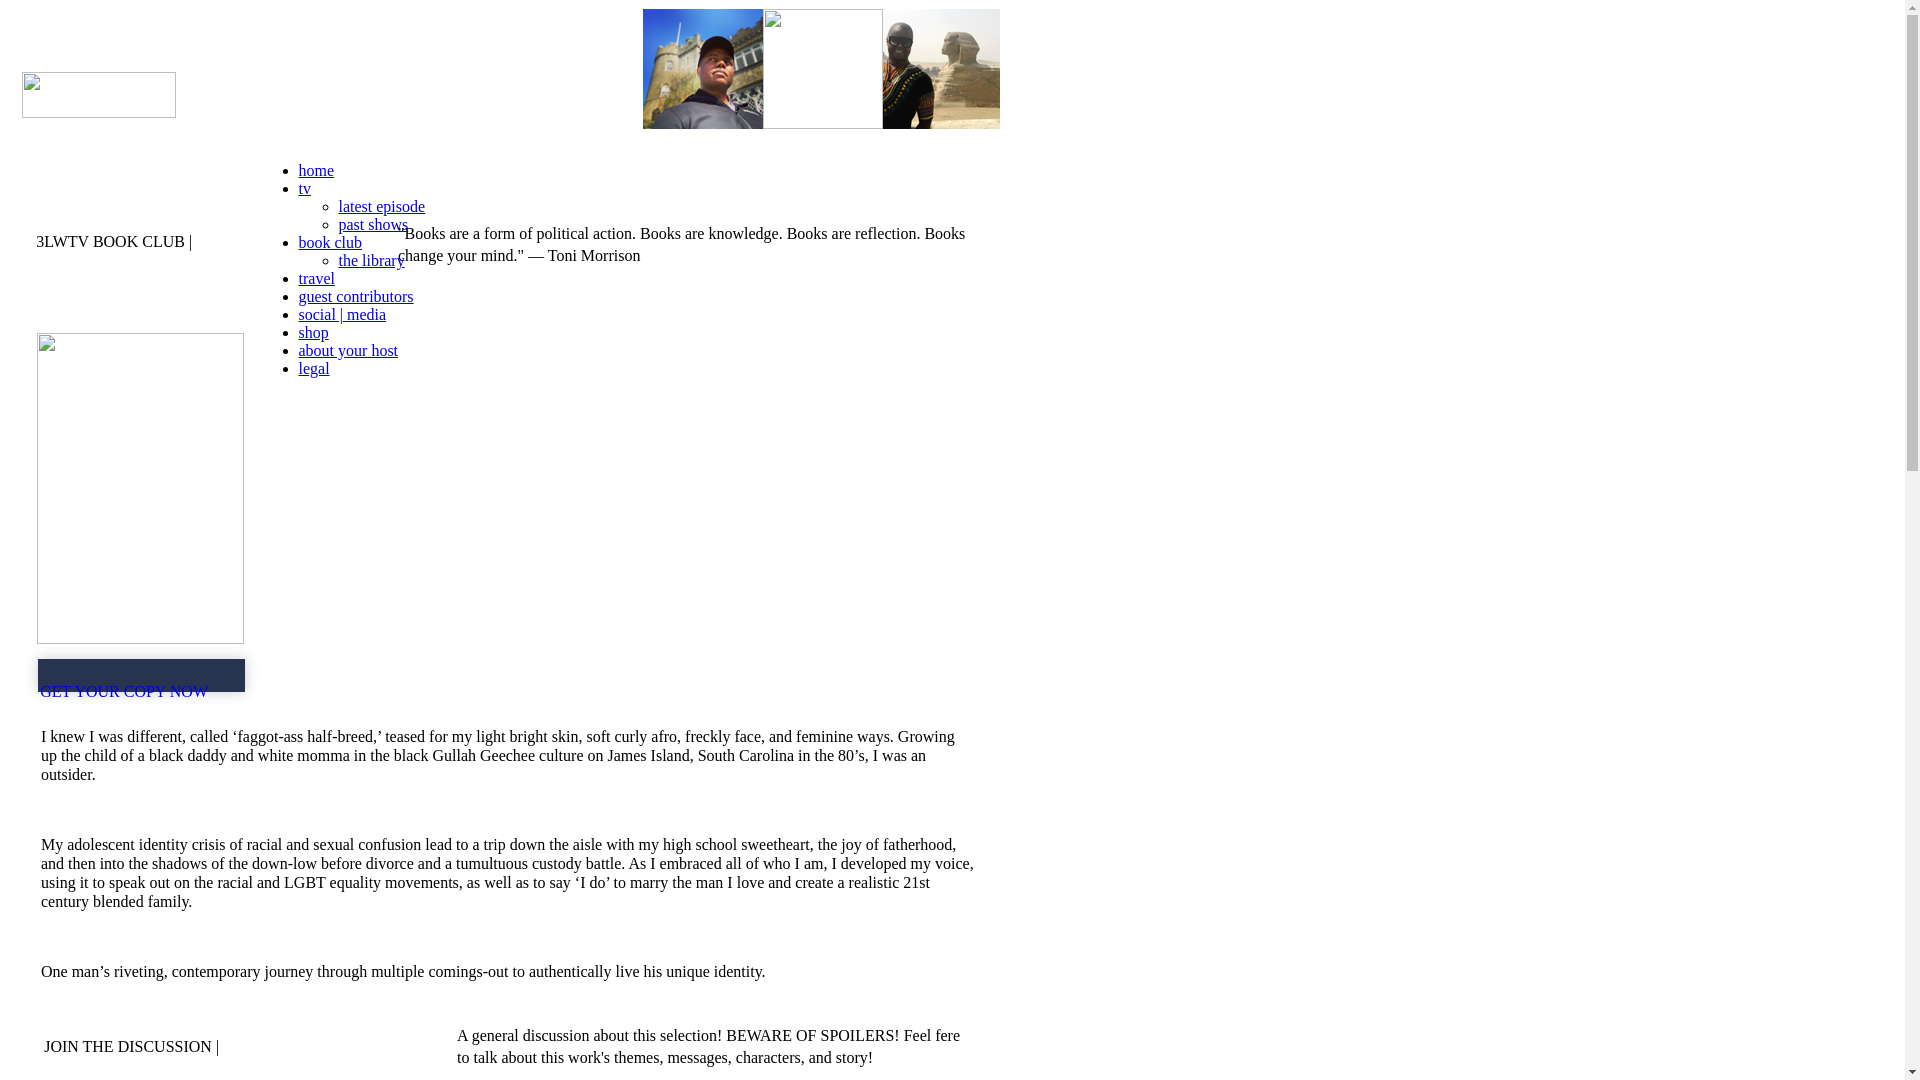 This screenshot has width=1920, height=1080. Describe the element at coordinates (348, 349) in the screenshot. I see `'about your host'` at that location.